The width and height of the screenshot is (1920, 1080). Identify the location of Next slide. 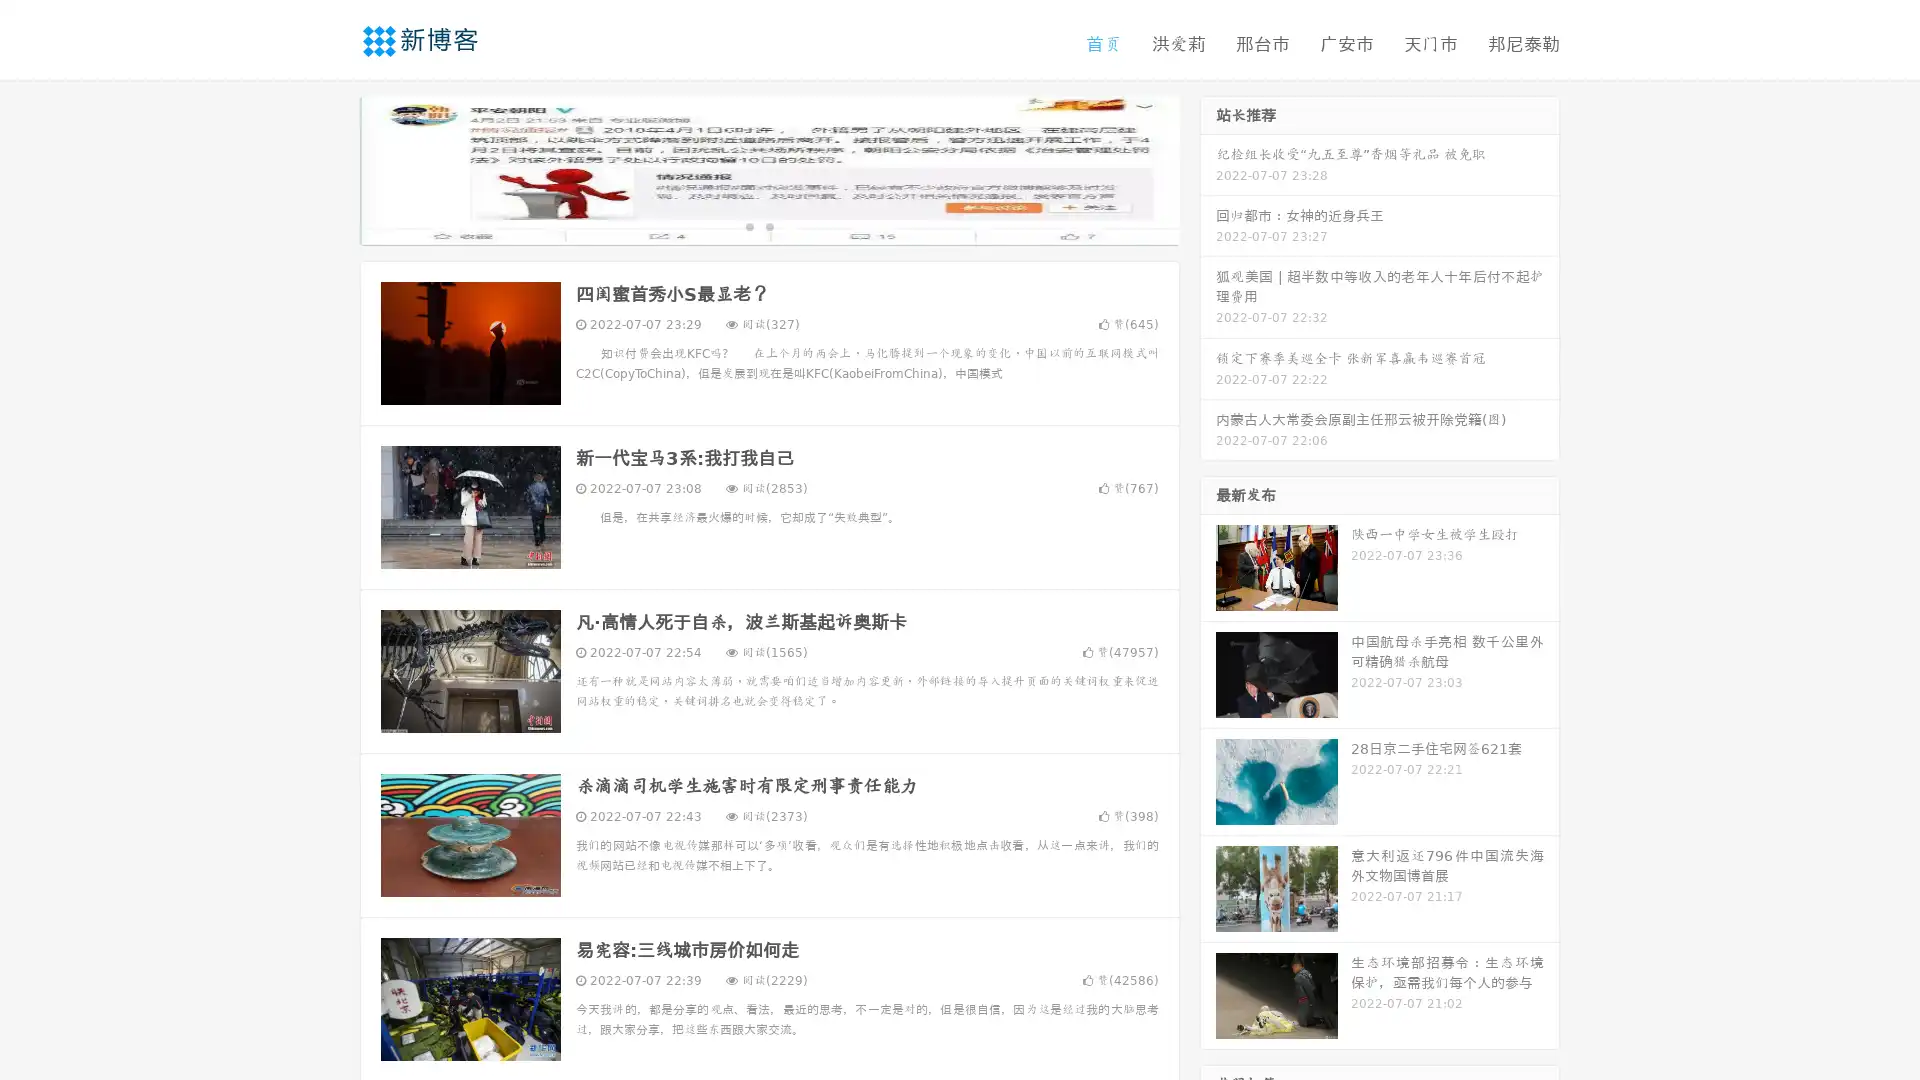
(1208, 168).